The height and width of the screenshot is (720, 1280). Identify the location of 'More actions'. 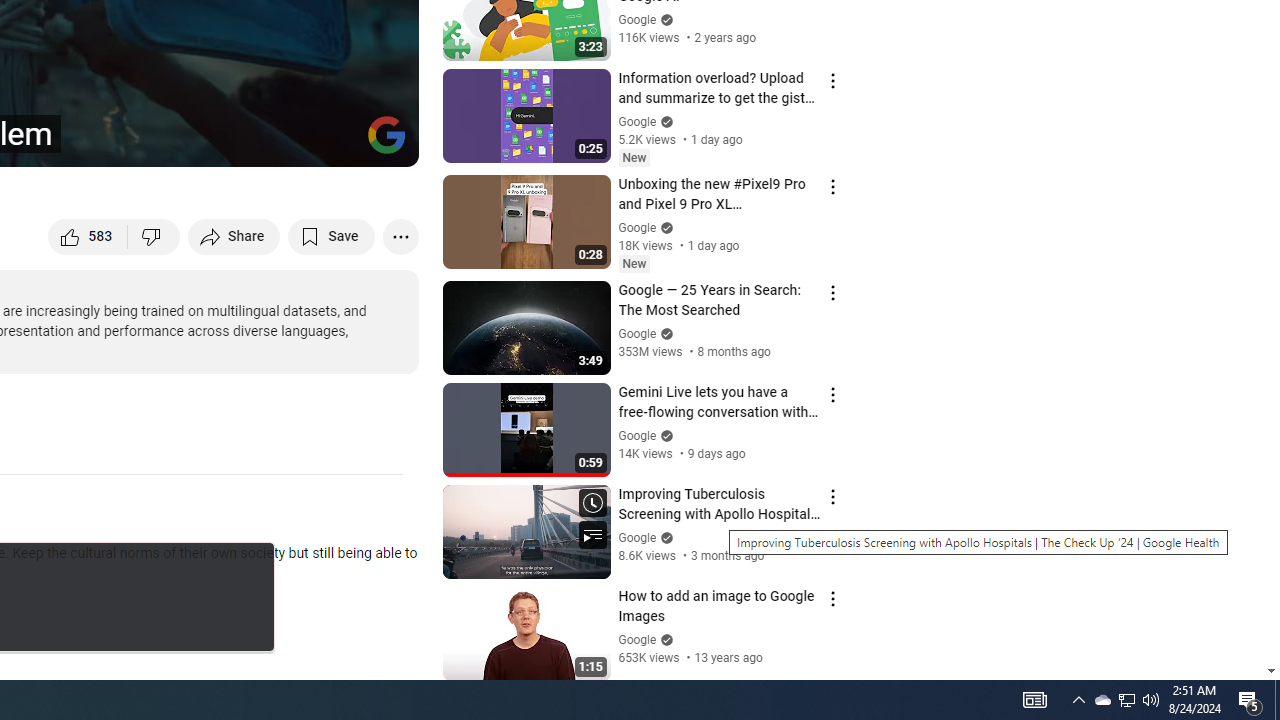
(400, 235).